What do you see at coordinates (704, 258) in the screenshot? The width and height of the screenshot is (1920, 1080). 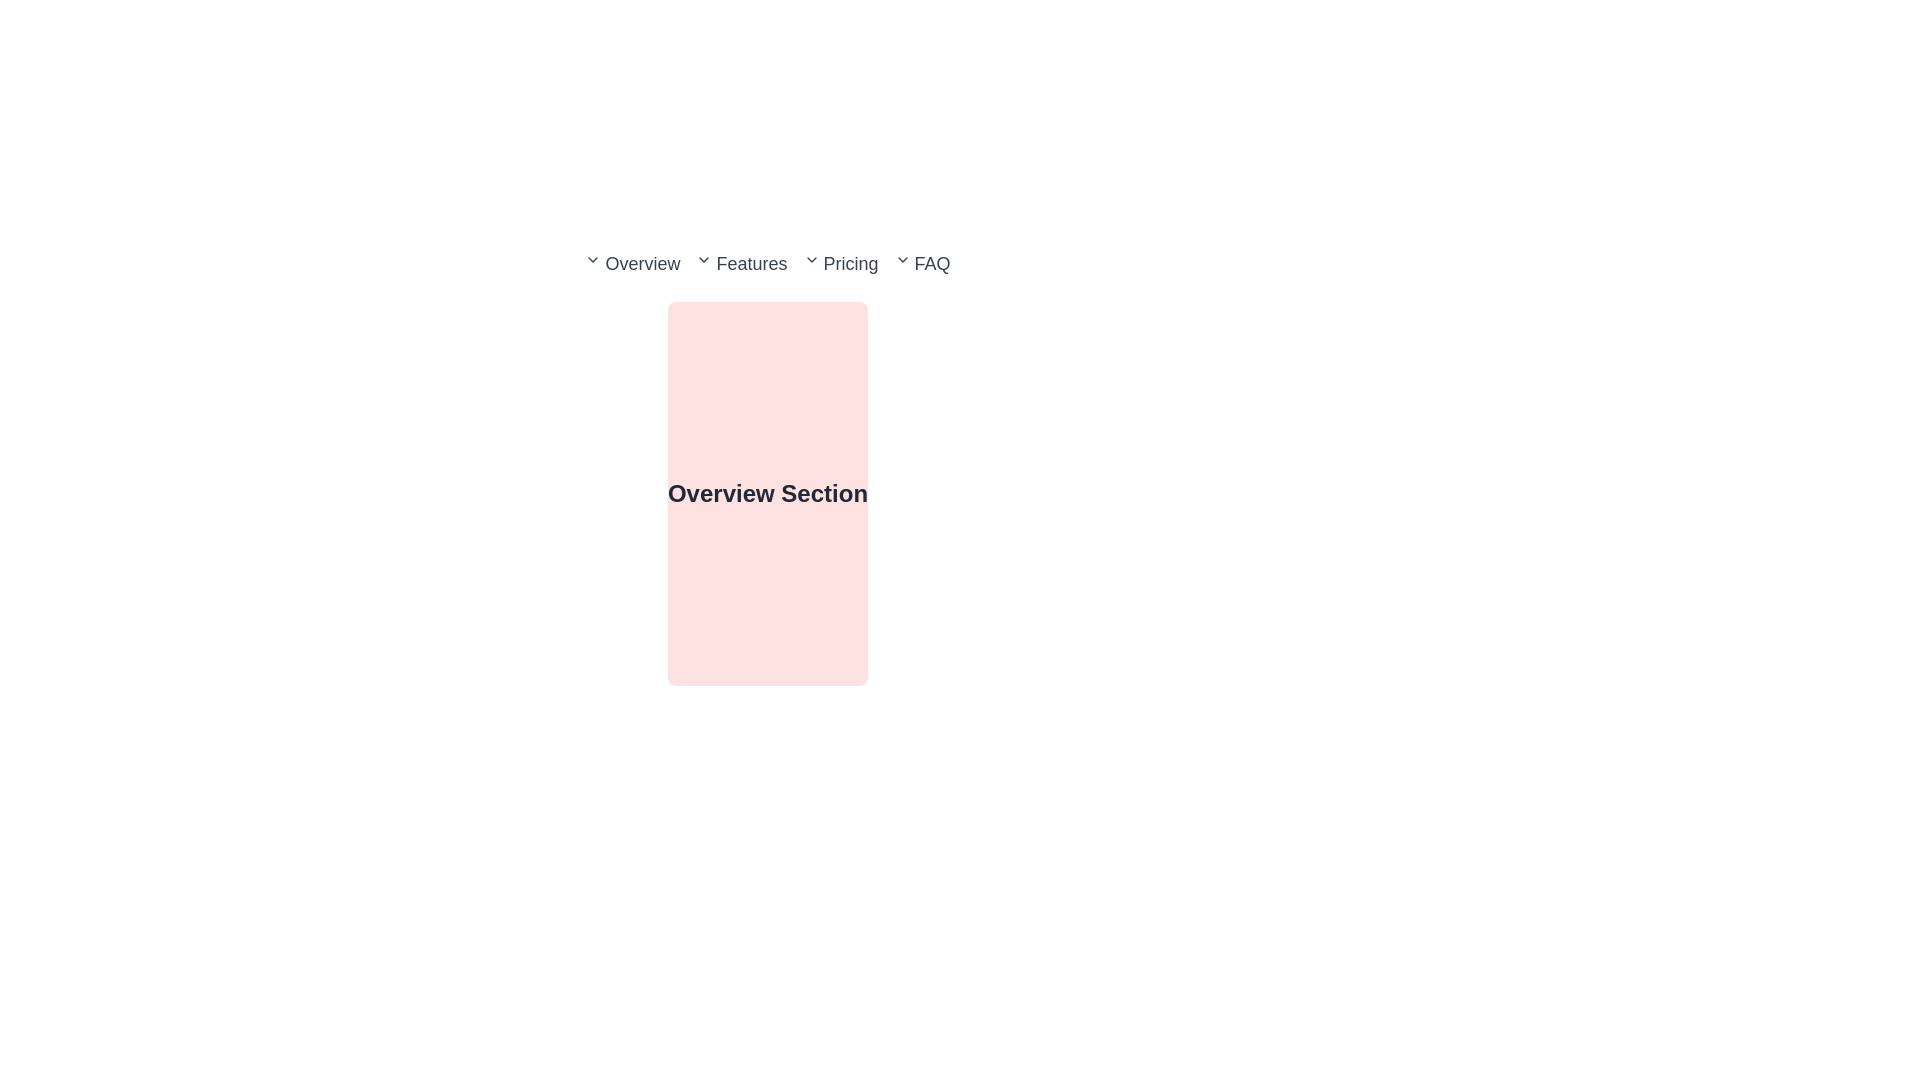 I see `the chevron-down icon located next to the text 'Features'` at bounding box center [704, 258].